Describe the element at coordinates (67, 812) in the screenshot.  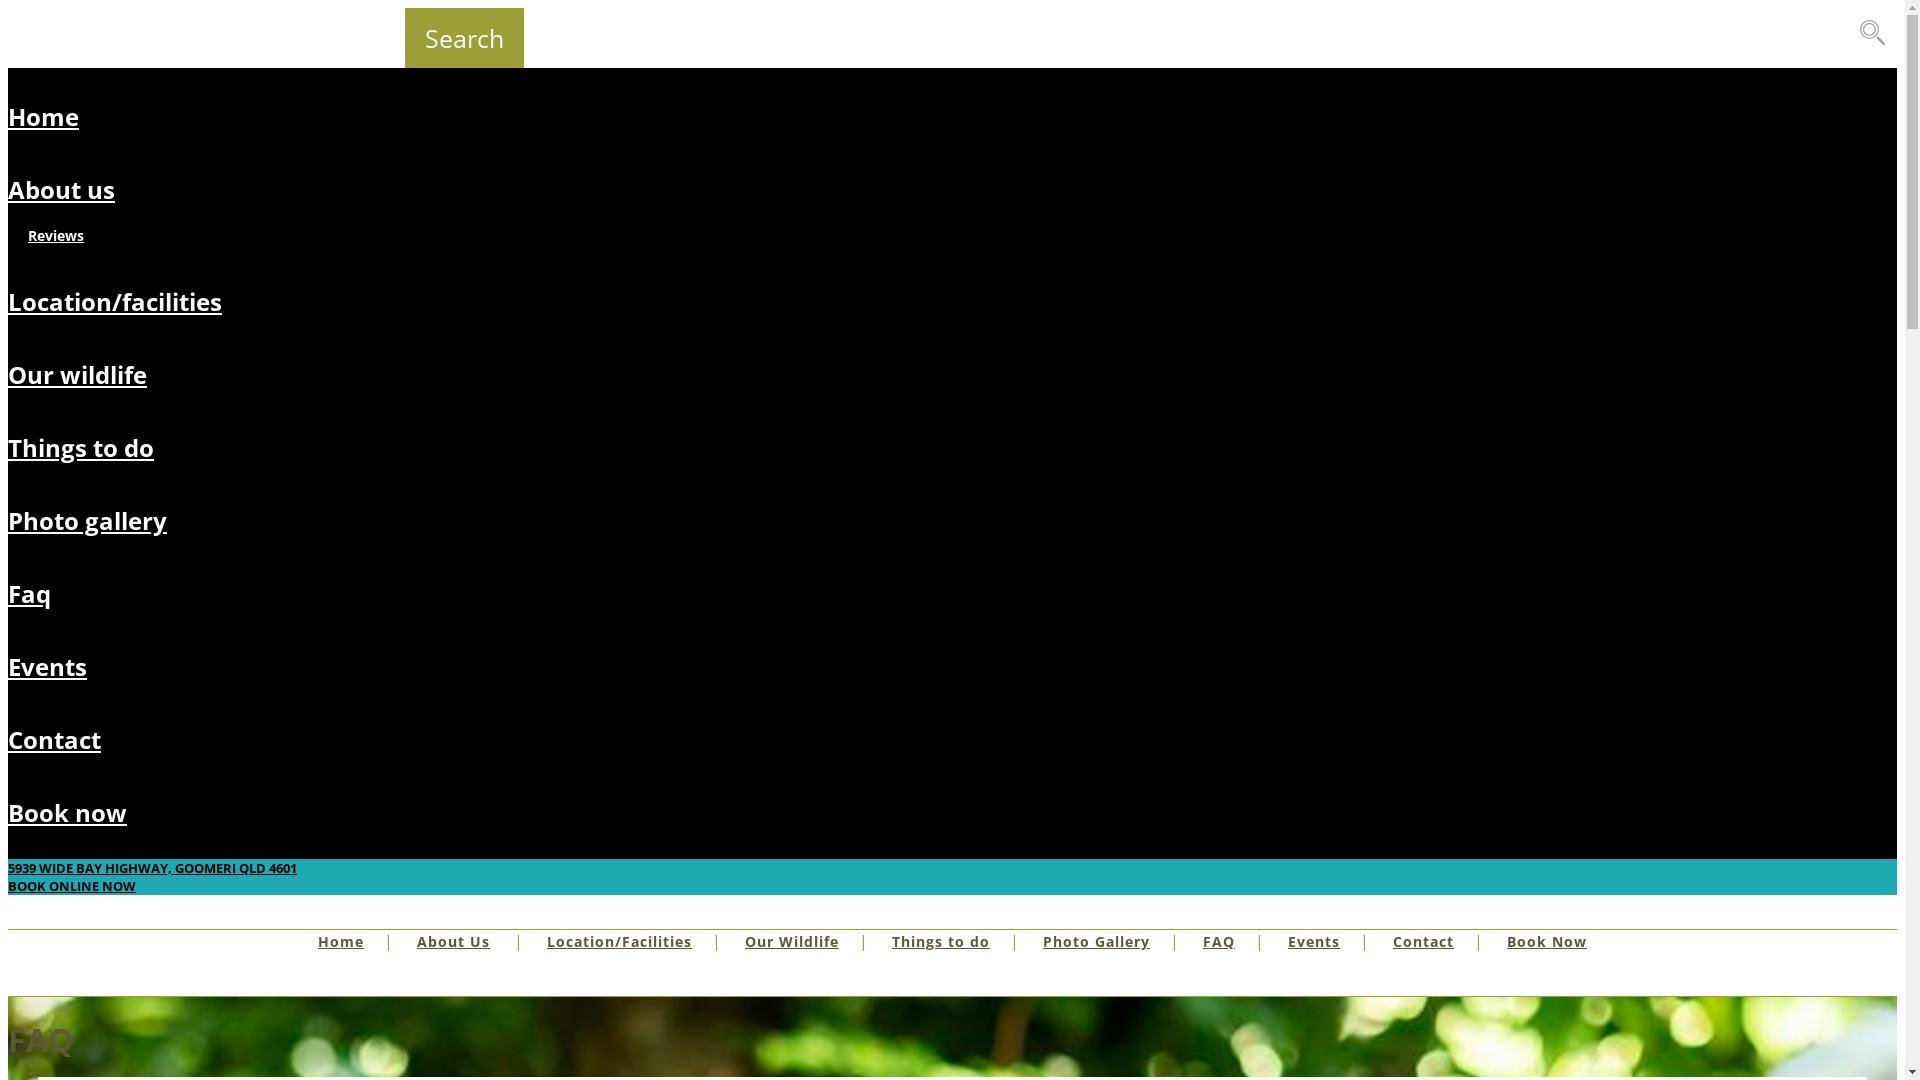
I see `'book now'` at that location.